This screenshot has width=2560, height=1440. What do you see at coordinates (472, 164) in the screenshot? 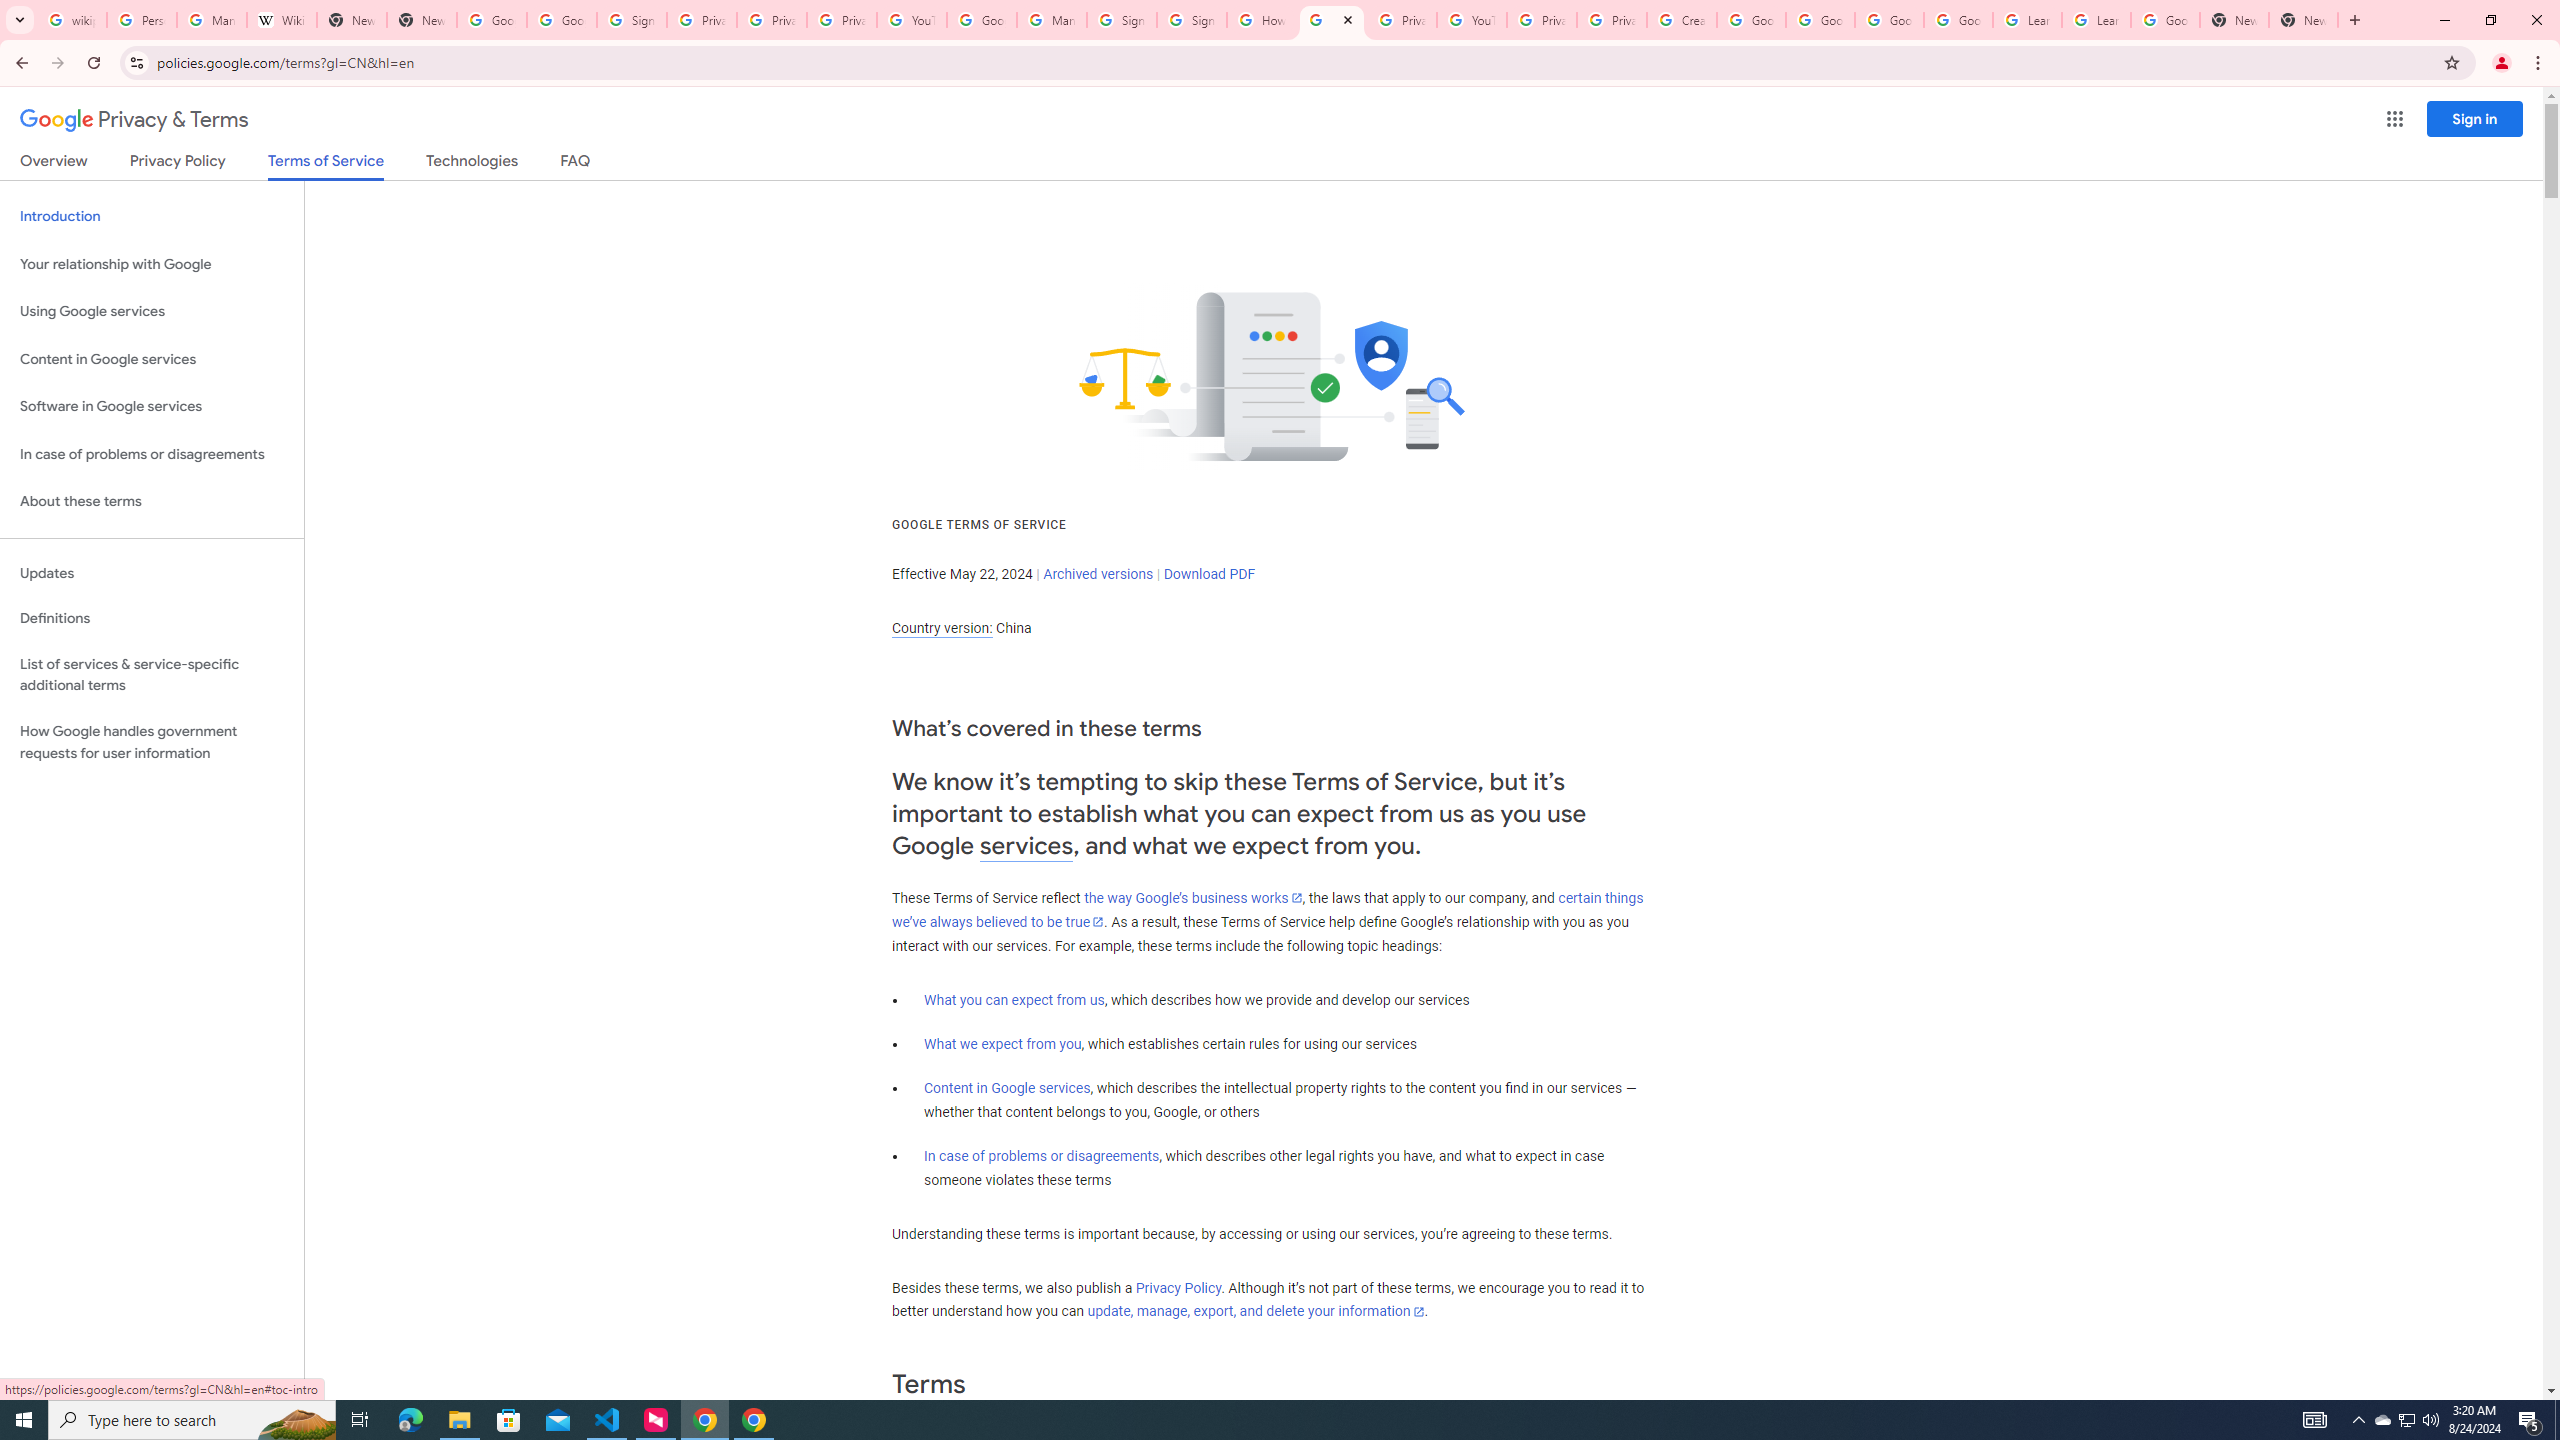
I see `'Technologies'` at bounding box center [472, 164].